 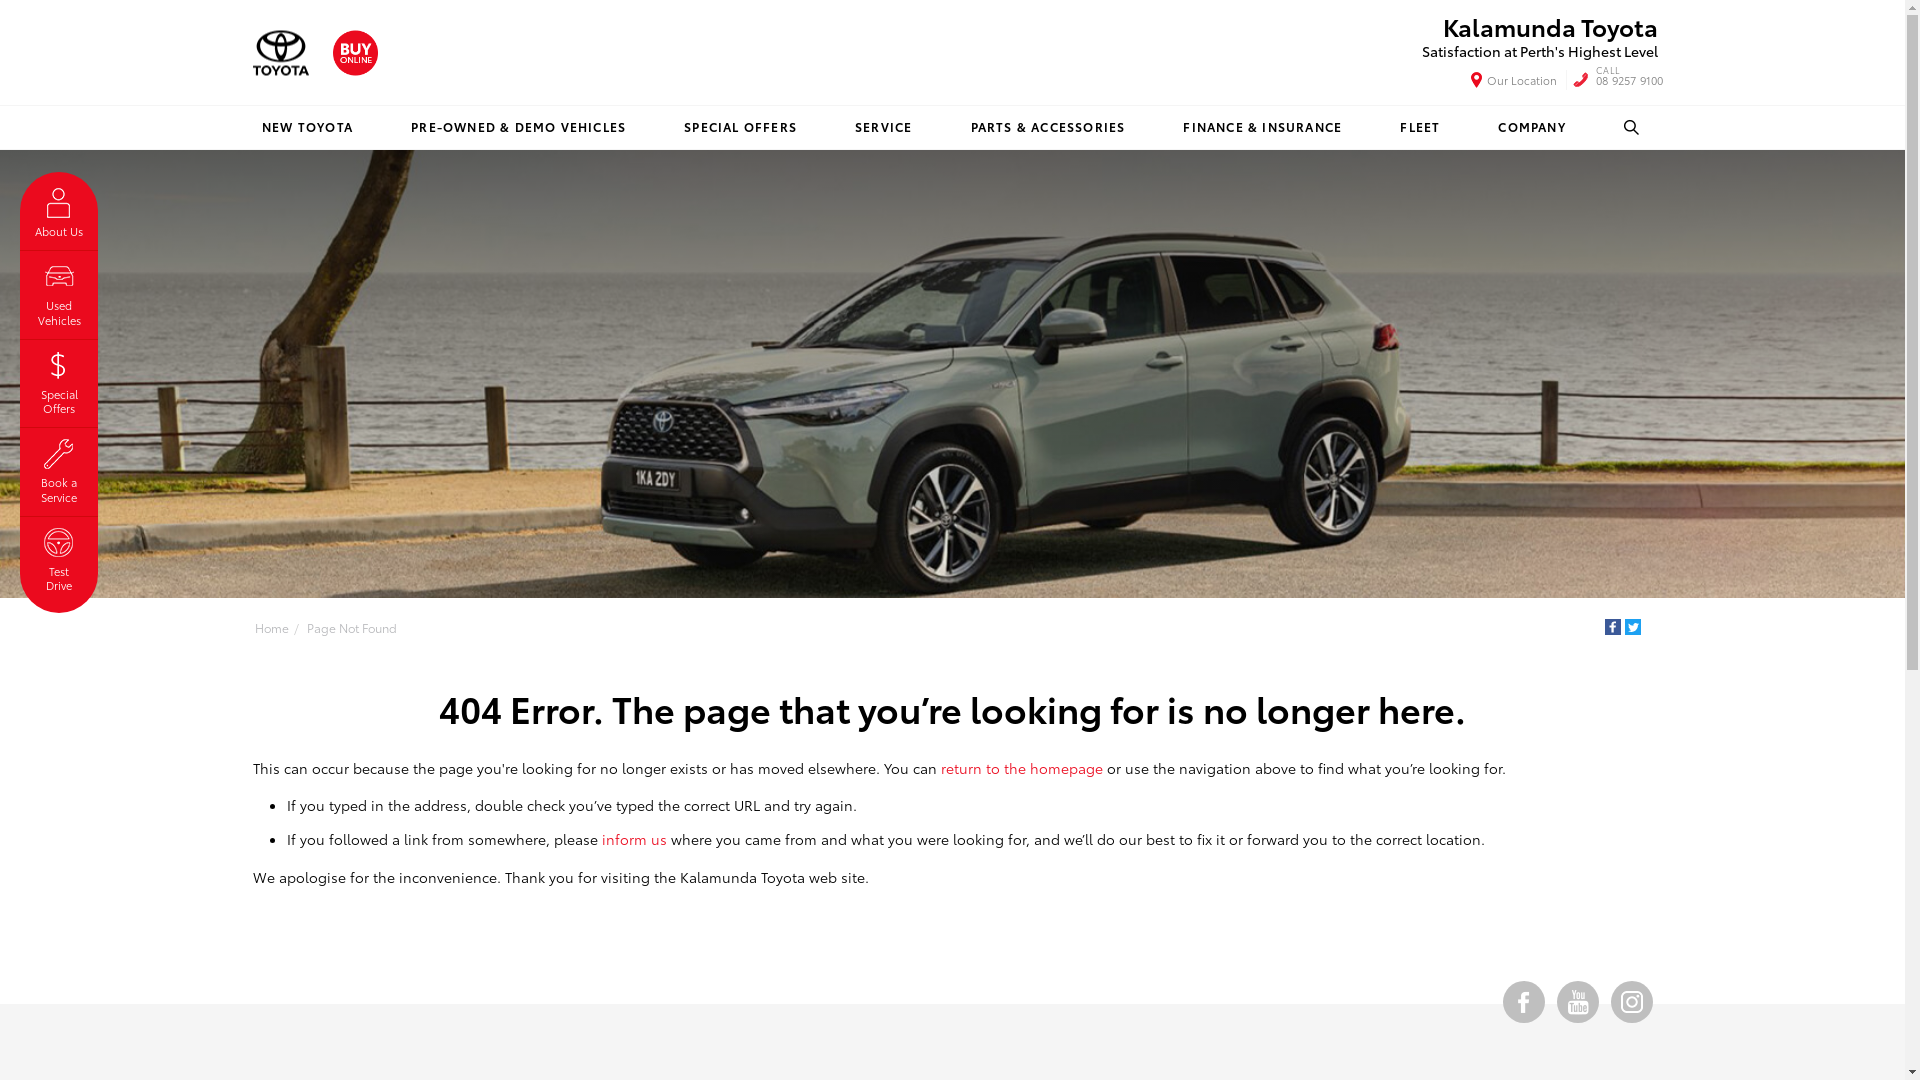 What do you see at coordinates (939, 766) in the screenshot?
I see `'return to the homepage'` at bounding box center [939, 766].